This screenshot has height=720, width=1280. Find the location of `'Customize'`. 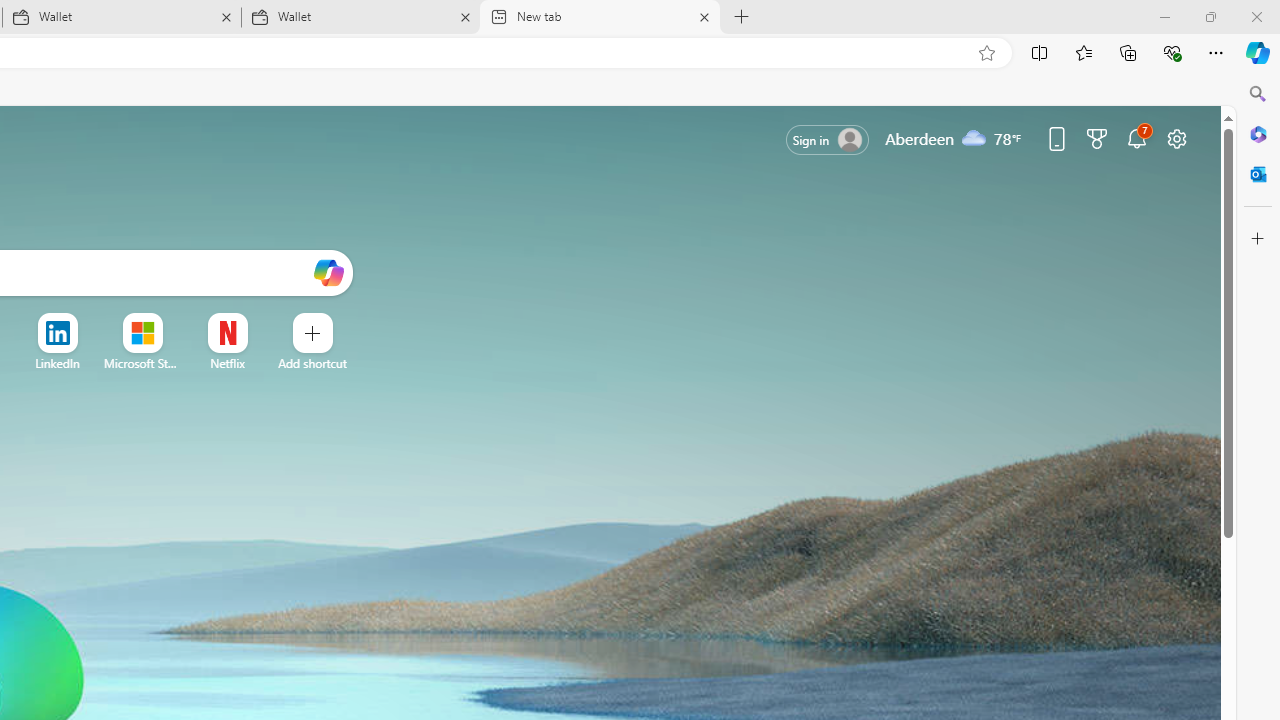

'Customize' is located at coordinates (1257, 238).